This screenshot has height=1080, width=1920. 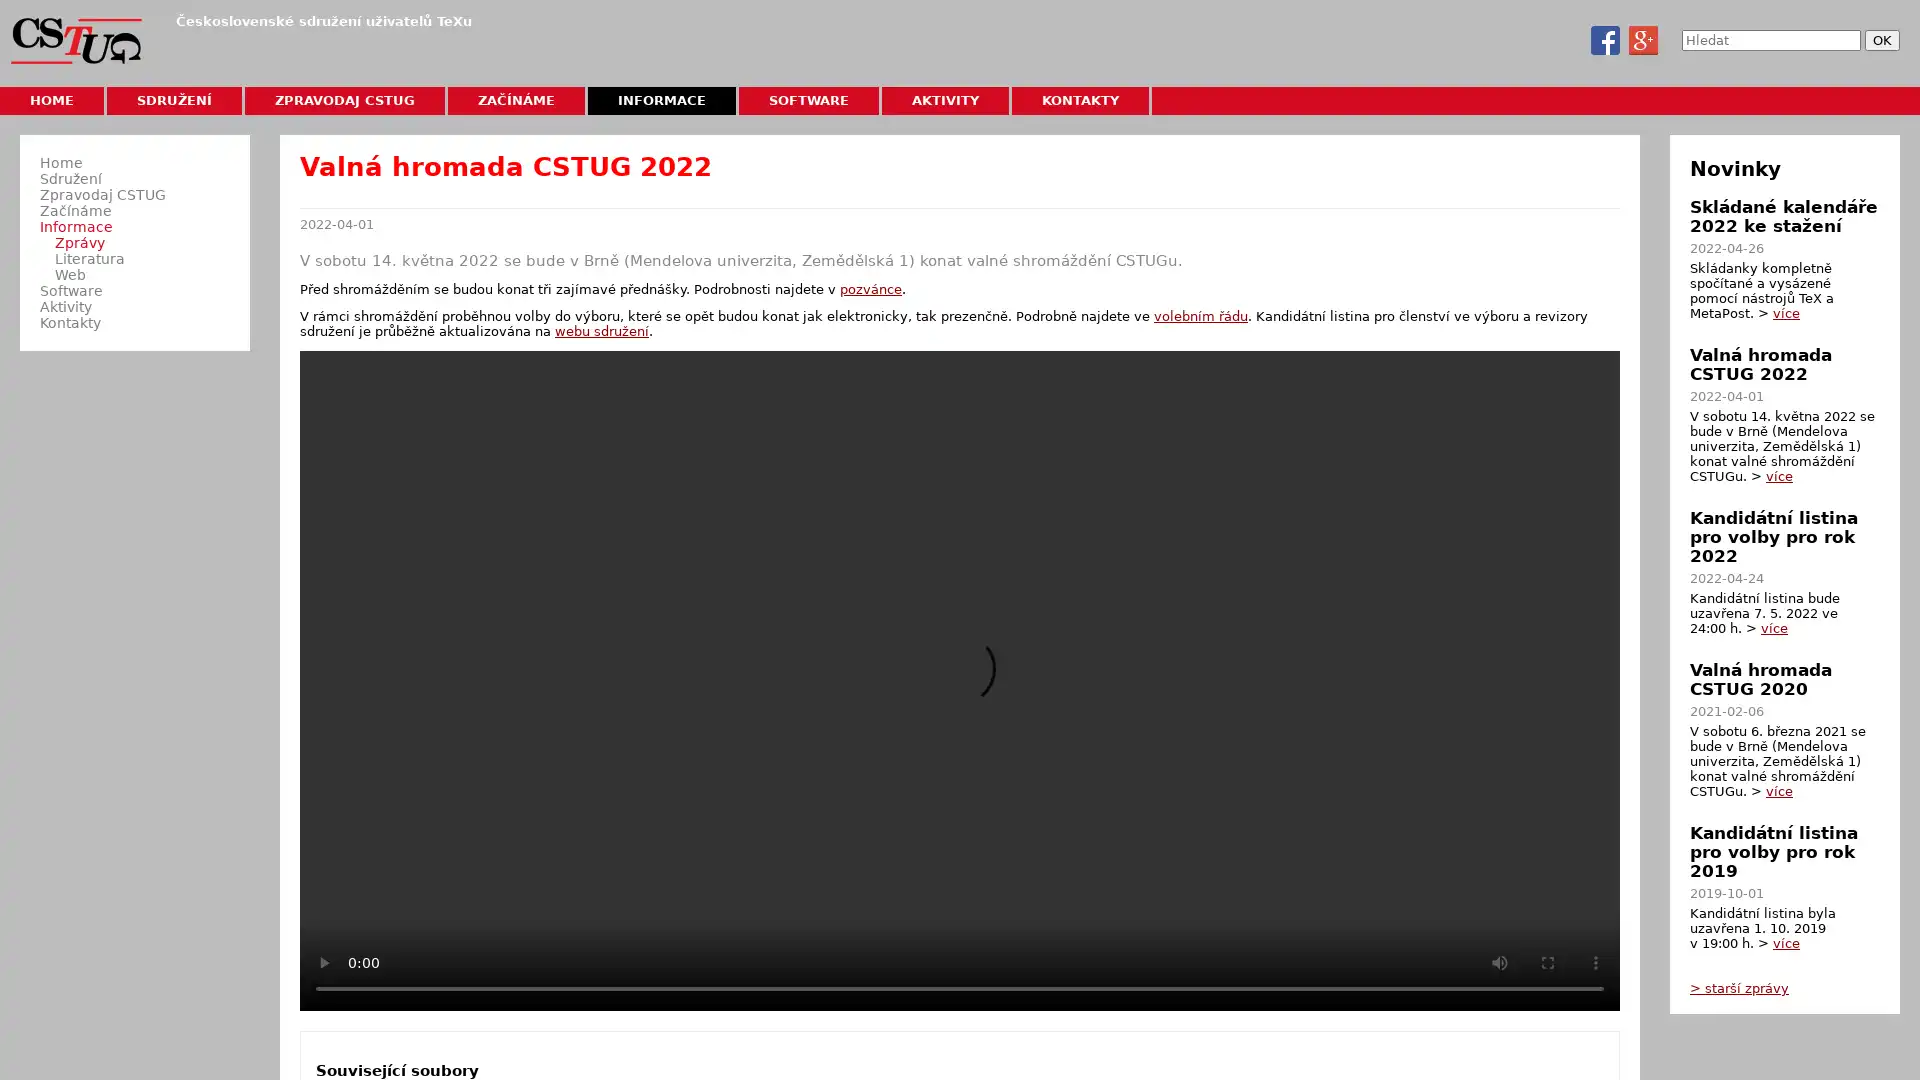 I want to click on OK, so click(x=1881, y=40).